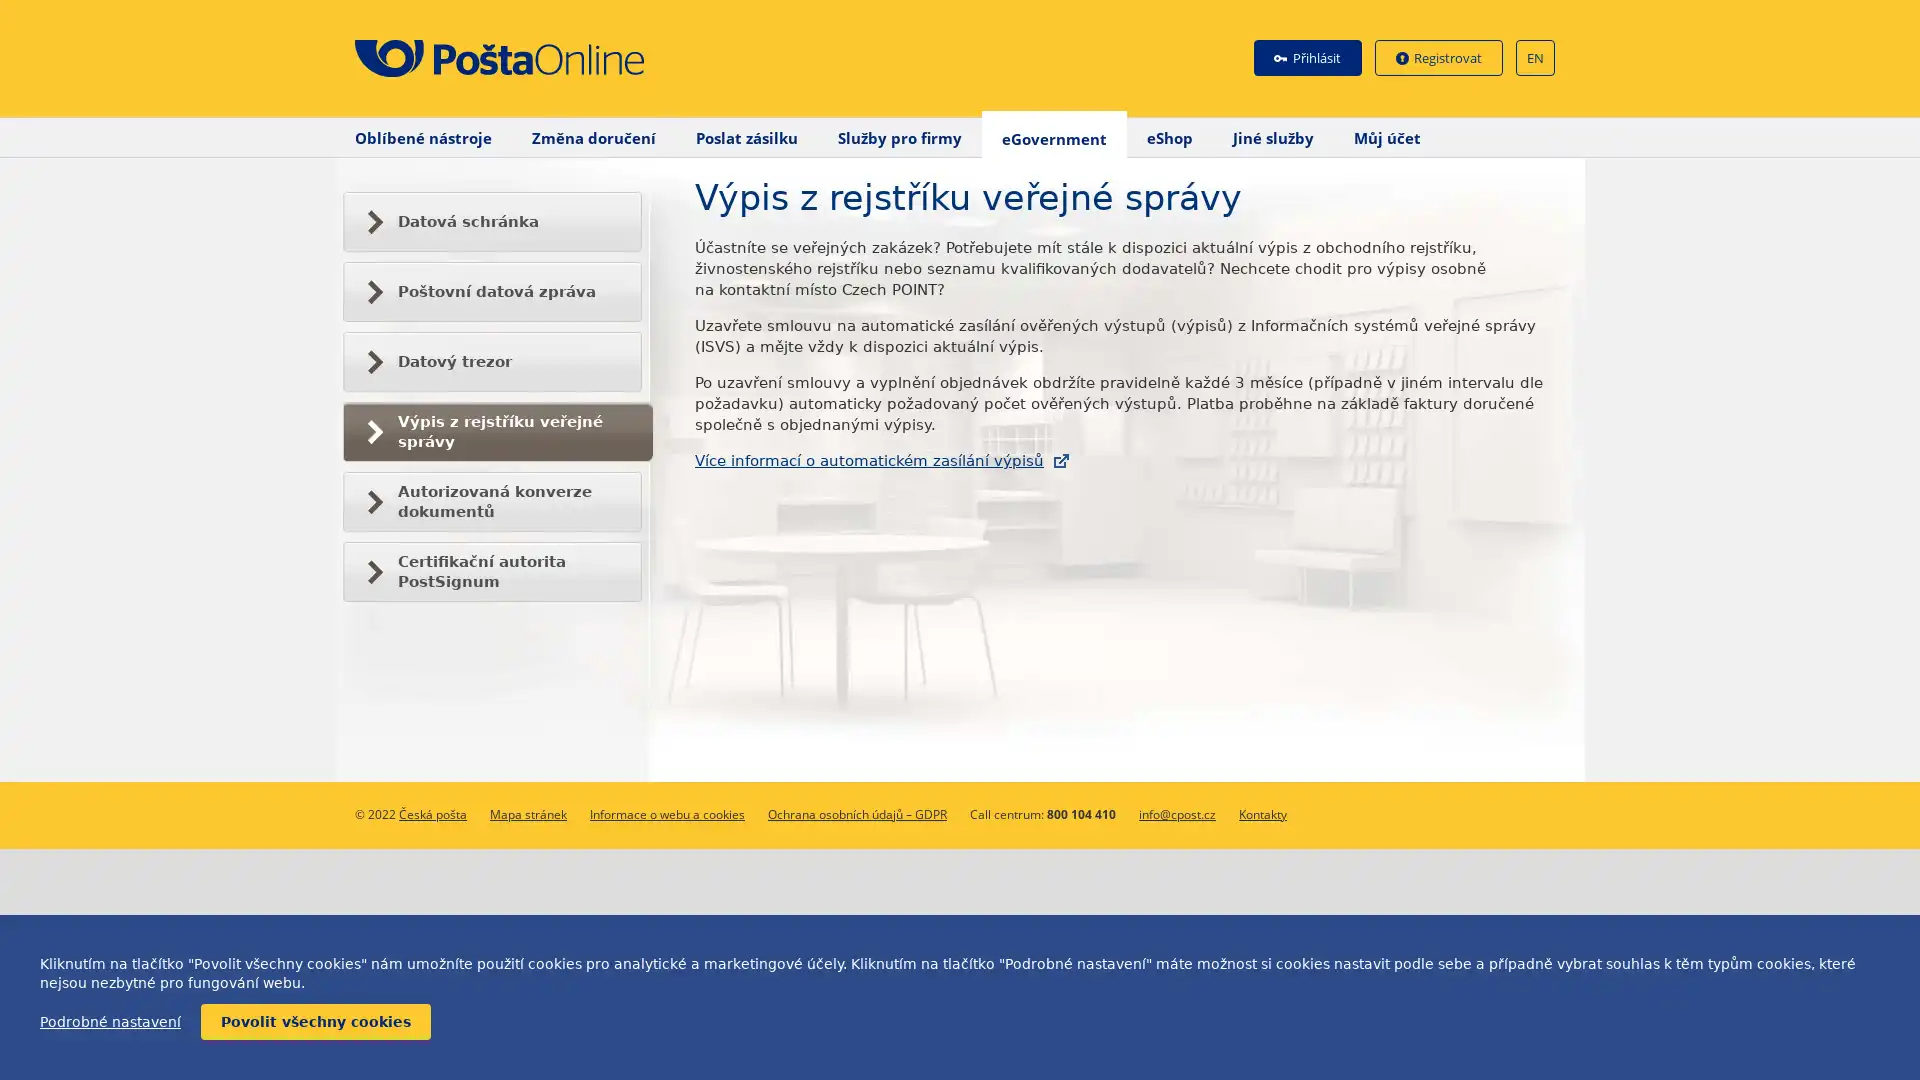 The image size is (1920, 1080). What do you see at coordinates (315, 1022) in the screenshot?
I see `Povolit vsechny cookies` at bounding box center [315, 1022].